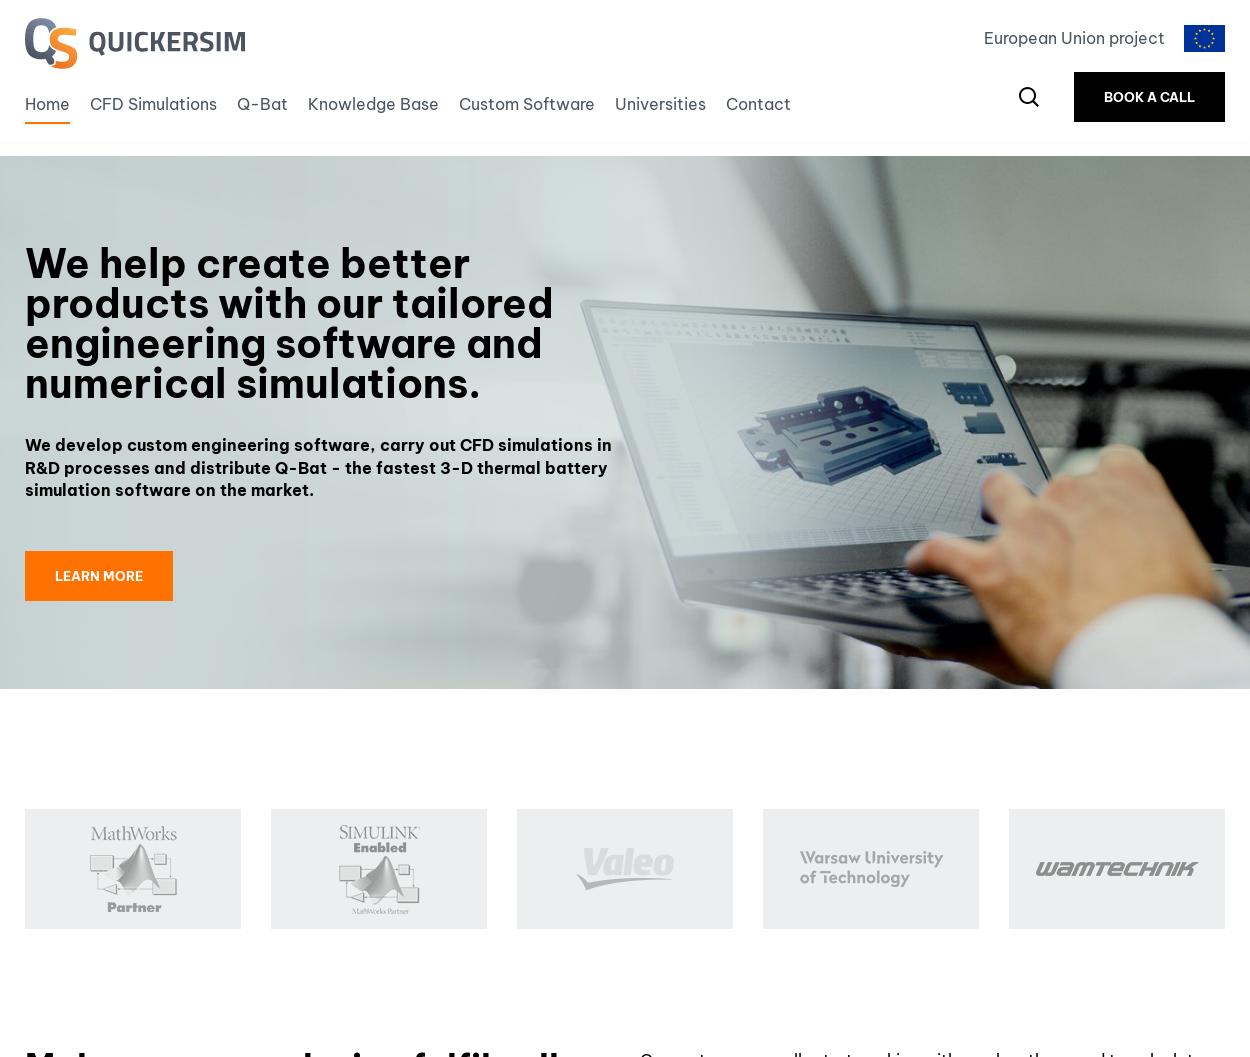  Describe the element at coordinates (317, 466) in the screenshot. I see `'We develop custom engineering software, carry out CFD simulations in R&D processes and distribute Q-Bat - the fastest 3-D thermal battery simulation software on the market.'` at that location.